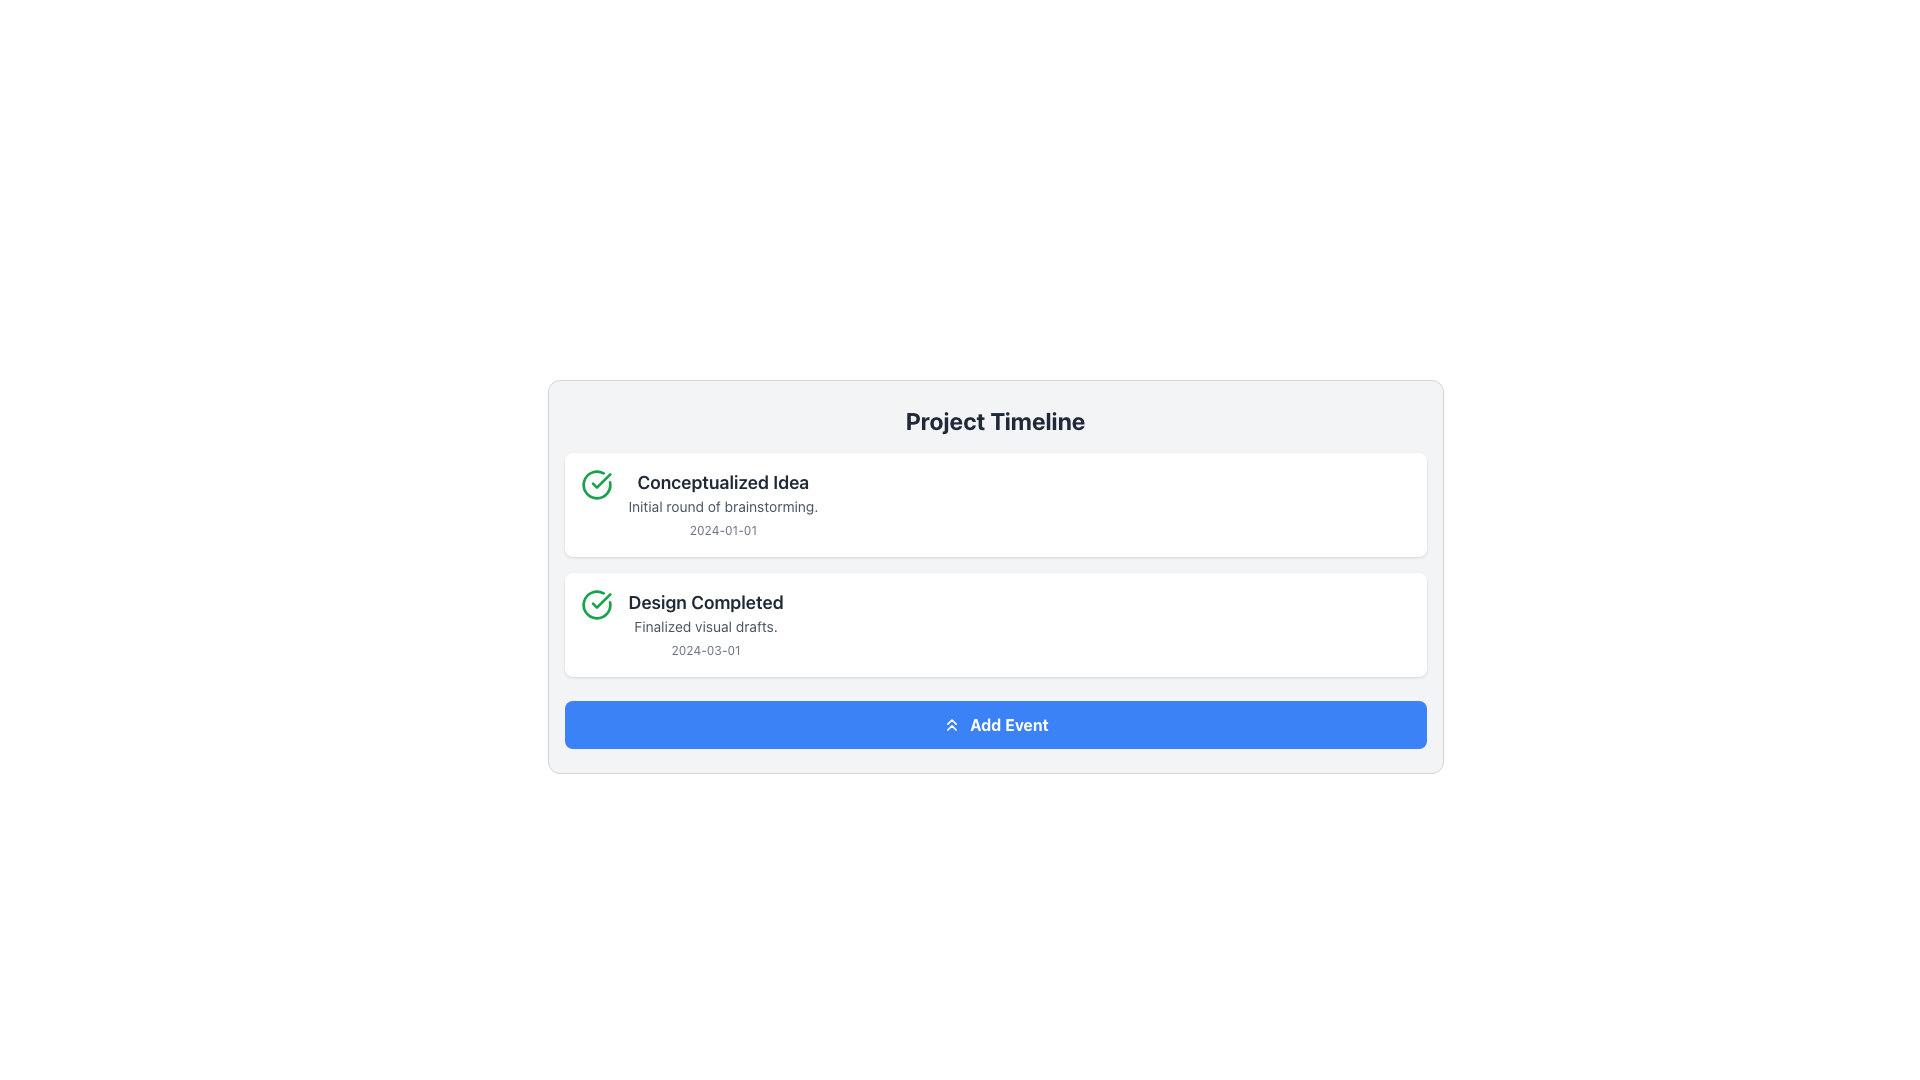 The width and height of the screenshot is (1920, 1080). Describe the element at coordinates (995, 504) in the screenshot. I see `details of the Timeline Card displaying the title 'Conceptualized Idea', which is the first item in the Project Timeline list` at that location.